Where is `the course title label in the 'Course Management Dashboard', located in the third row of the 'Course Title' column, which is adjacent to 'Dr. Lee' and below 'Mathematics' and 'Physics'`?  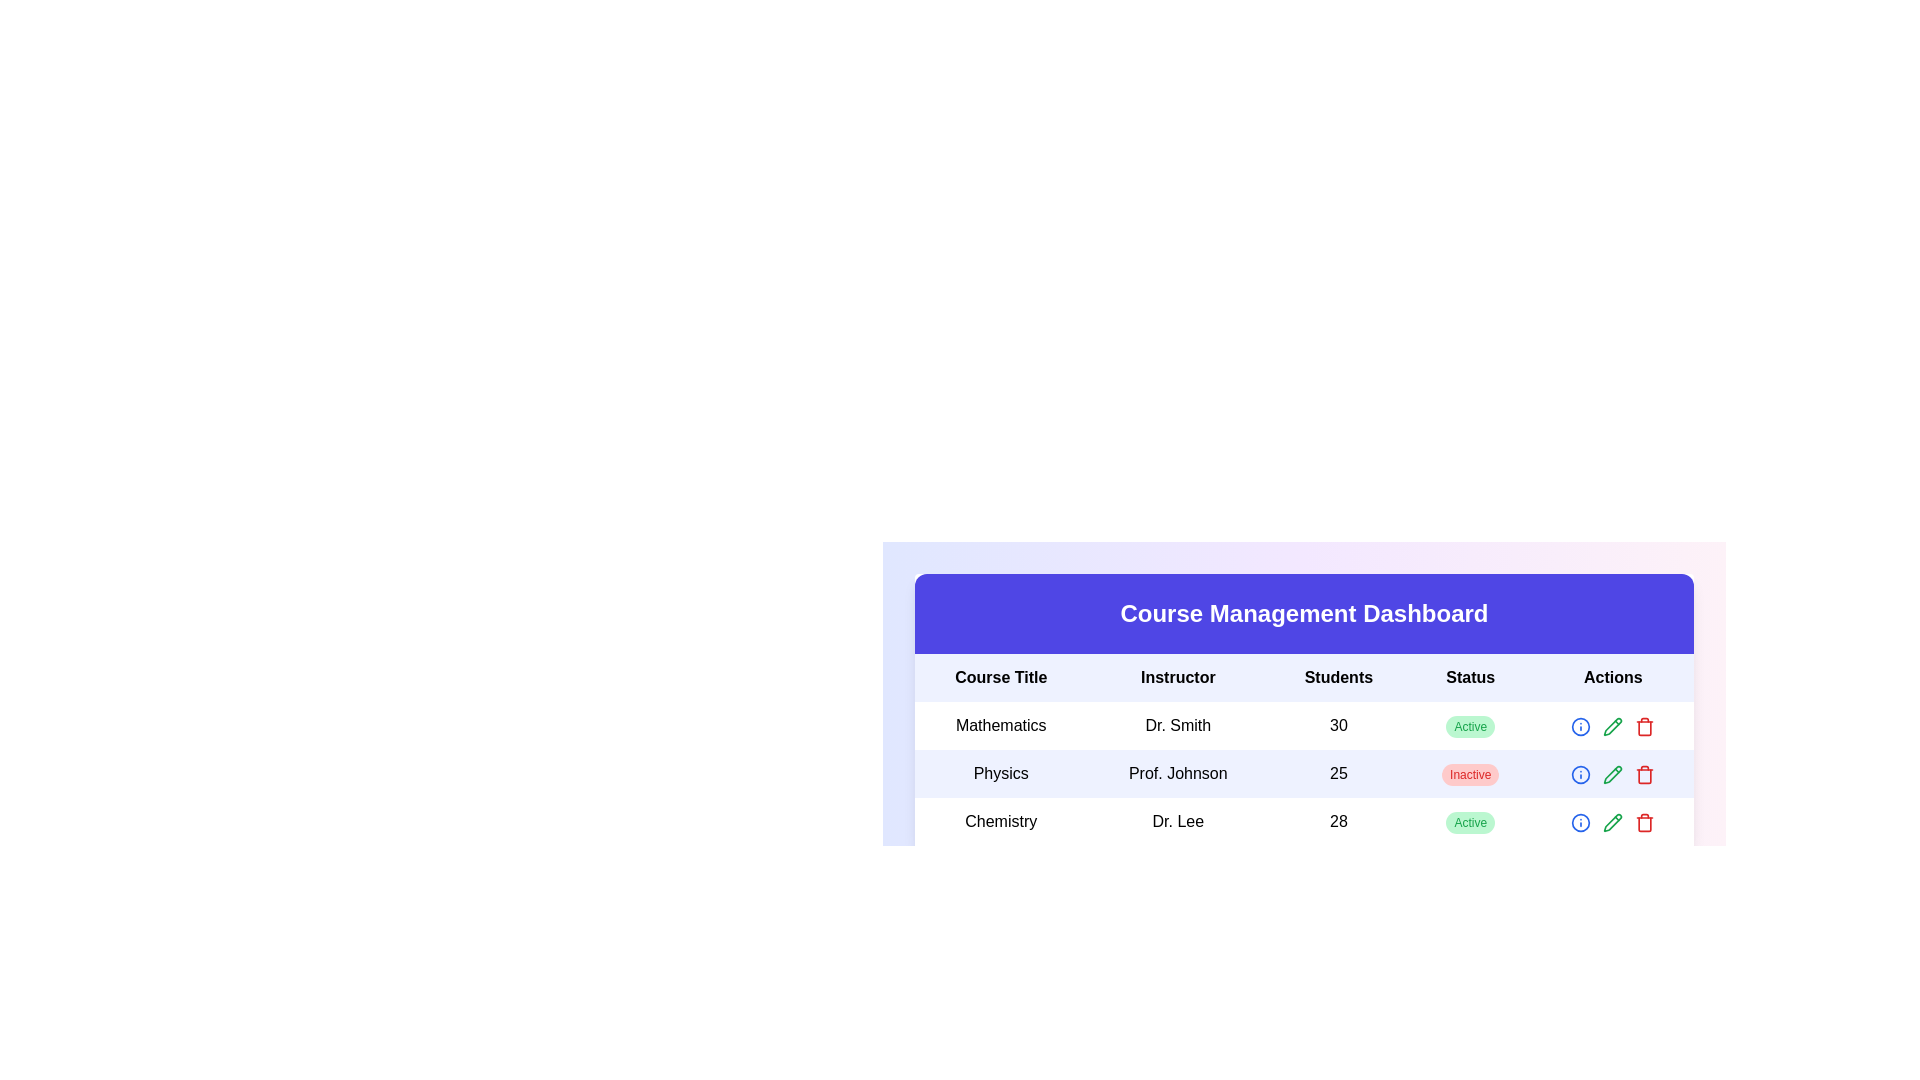 the course title label in the 'Course Management Dashboard', located in the third row of the 'Course Title' column, which is adjacent to 'Dr. Lee' and below 'Mathematics' and 'Physics' is located at coordinates (1001, 821).